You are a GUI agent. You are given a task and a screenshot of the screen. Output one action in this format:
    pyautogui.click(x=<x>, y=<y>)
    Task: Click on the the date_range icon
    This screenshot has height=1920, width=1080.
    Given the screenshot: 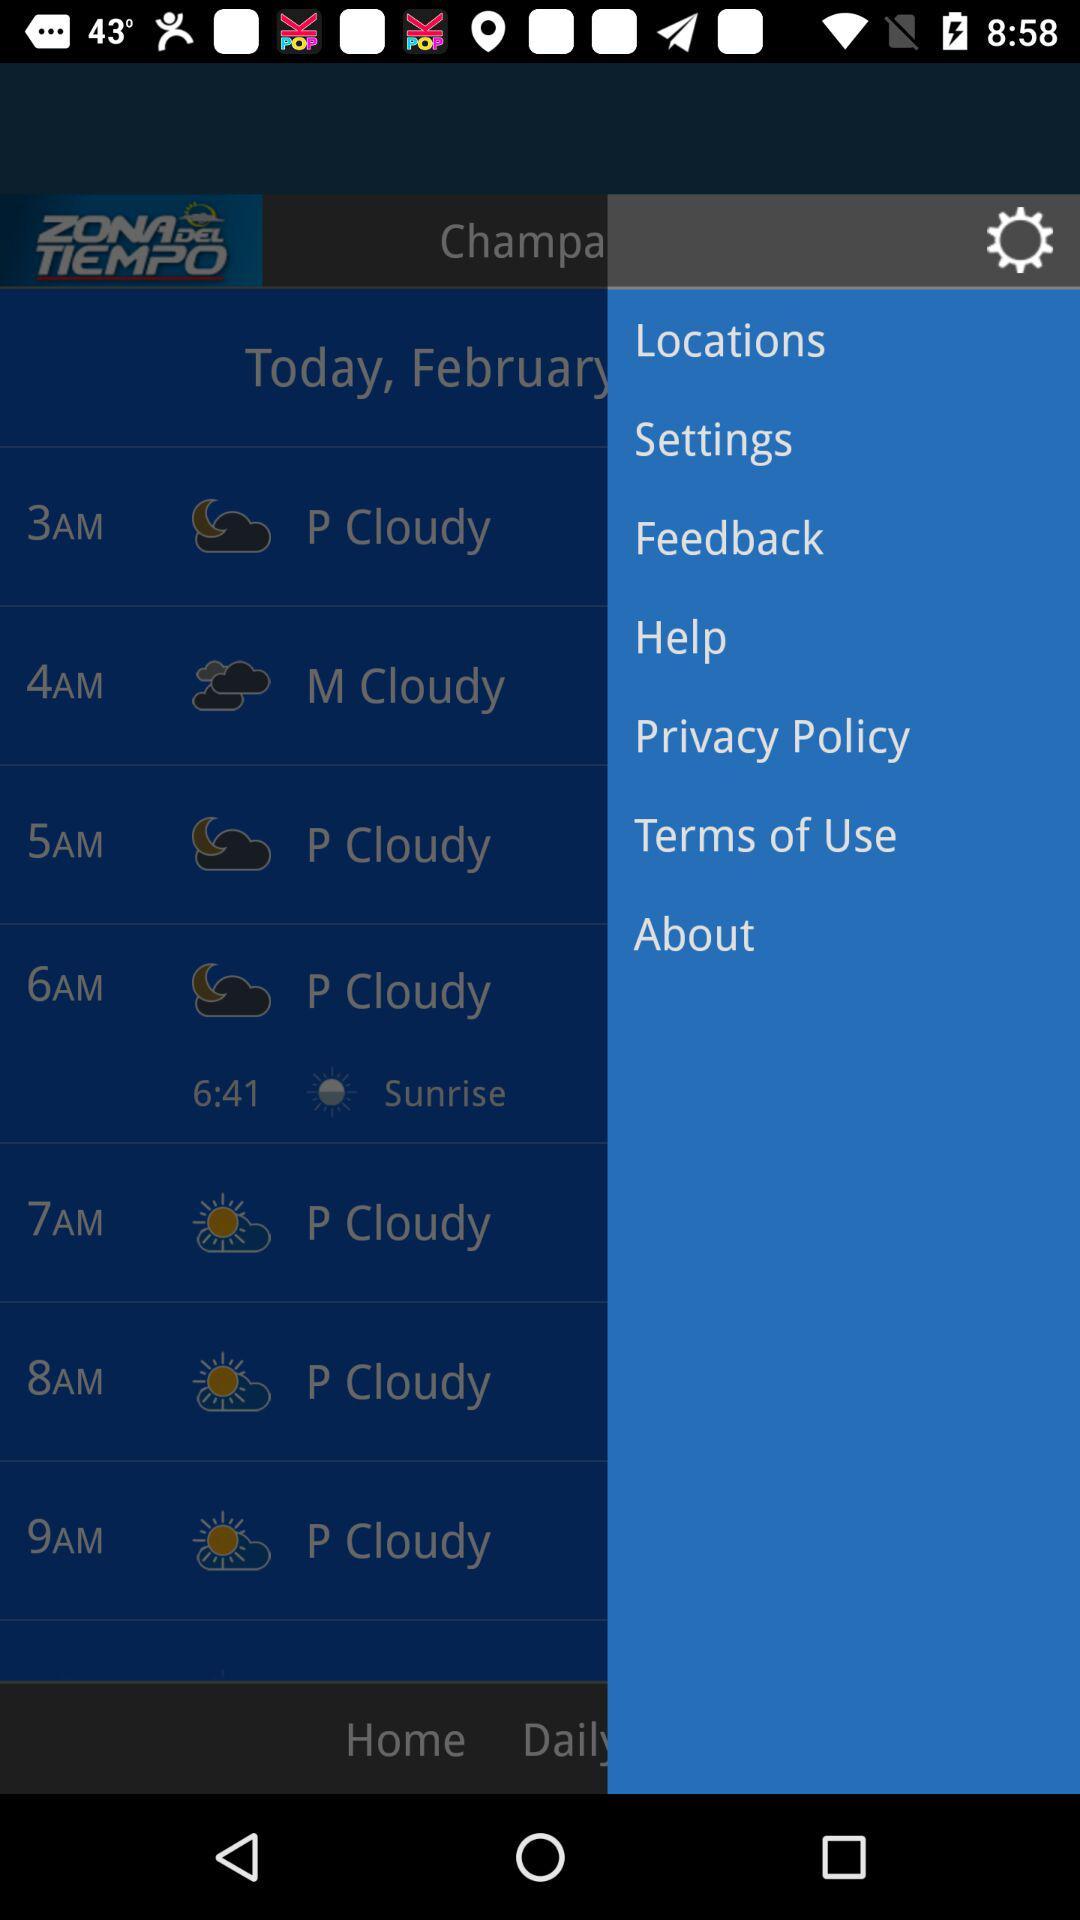 What is the action you would take?
    pyautogui.click(x=131, y=240)
    